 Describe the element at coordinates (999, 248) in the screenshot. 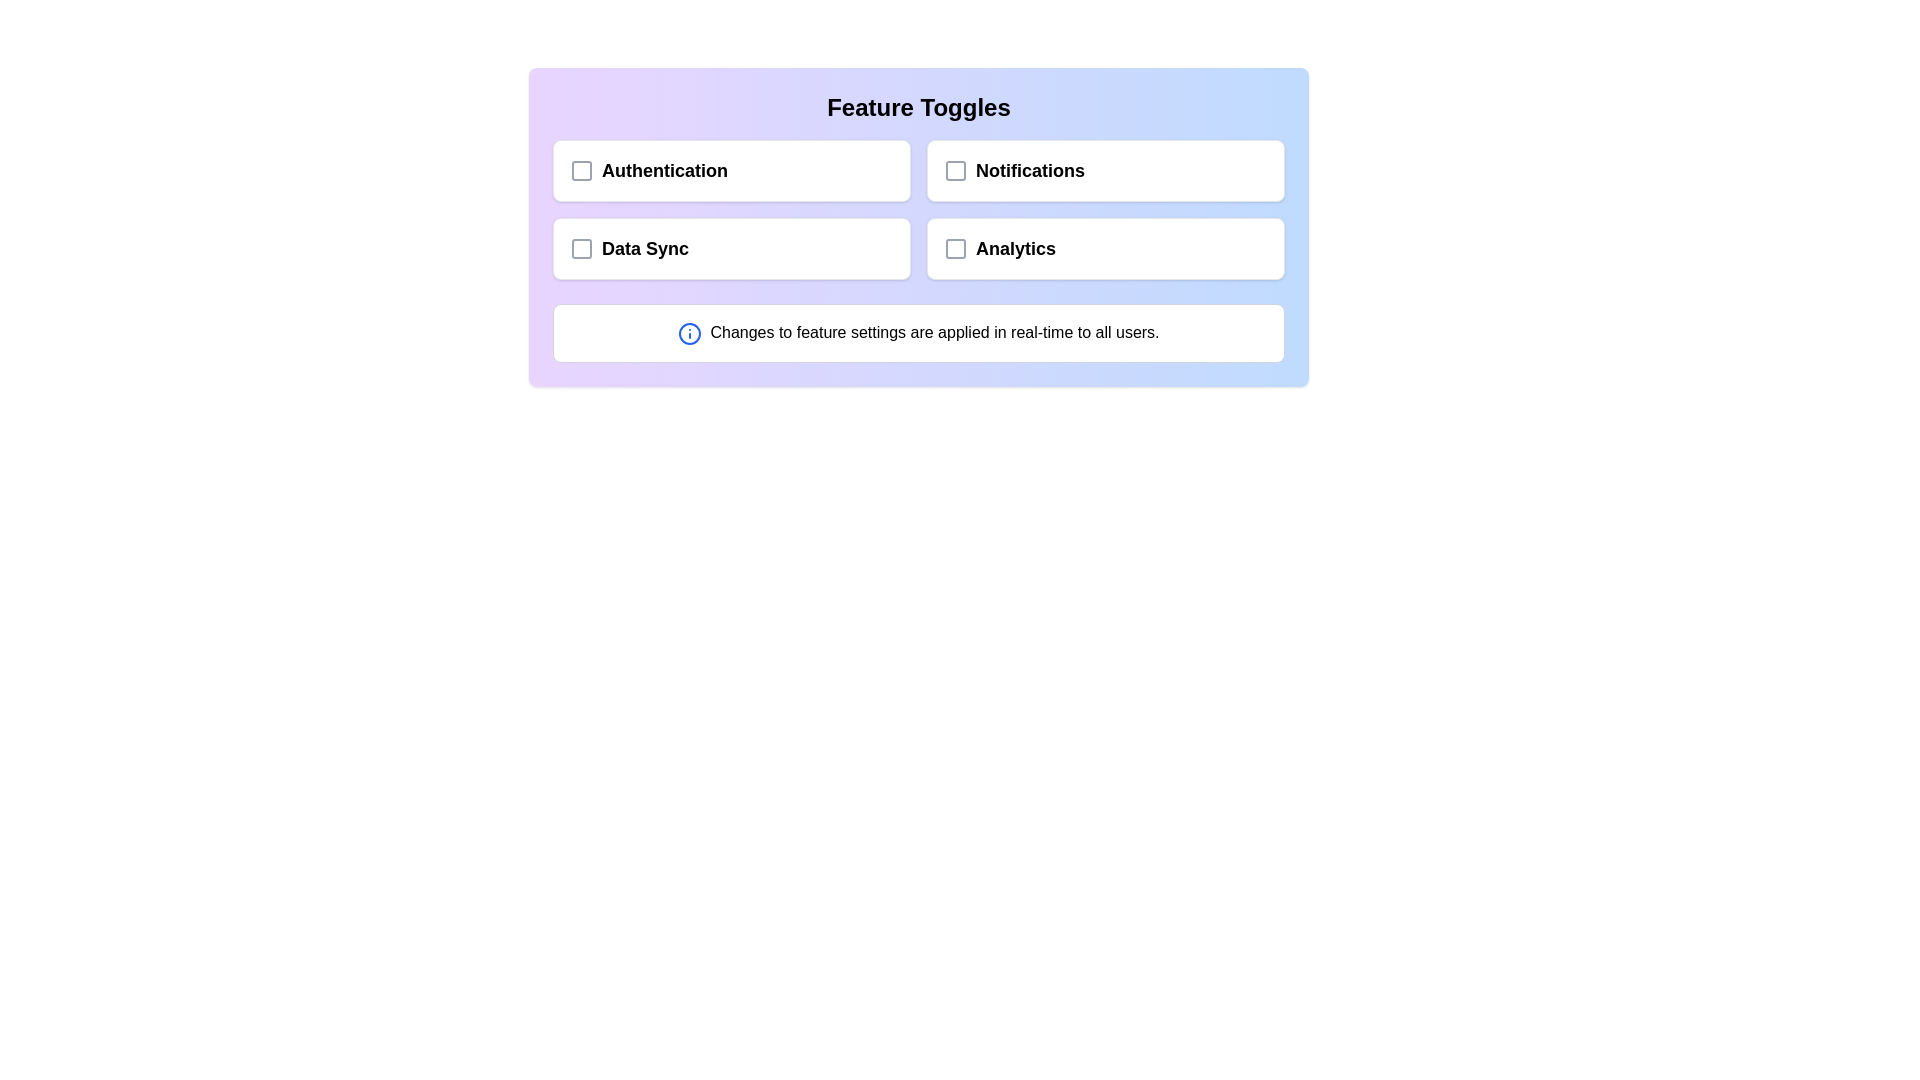

I see `the text label indicating the 'Analytics' feature, which is located in the bottom-right quadrant of the card layout under the 'Feature Toggles' title` at that location.